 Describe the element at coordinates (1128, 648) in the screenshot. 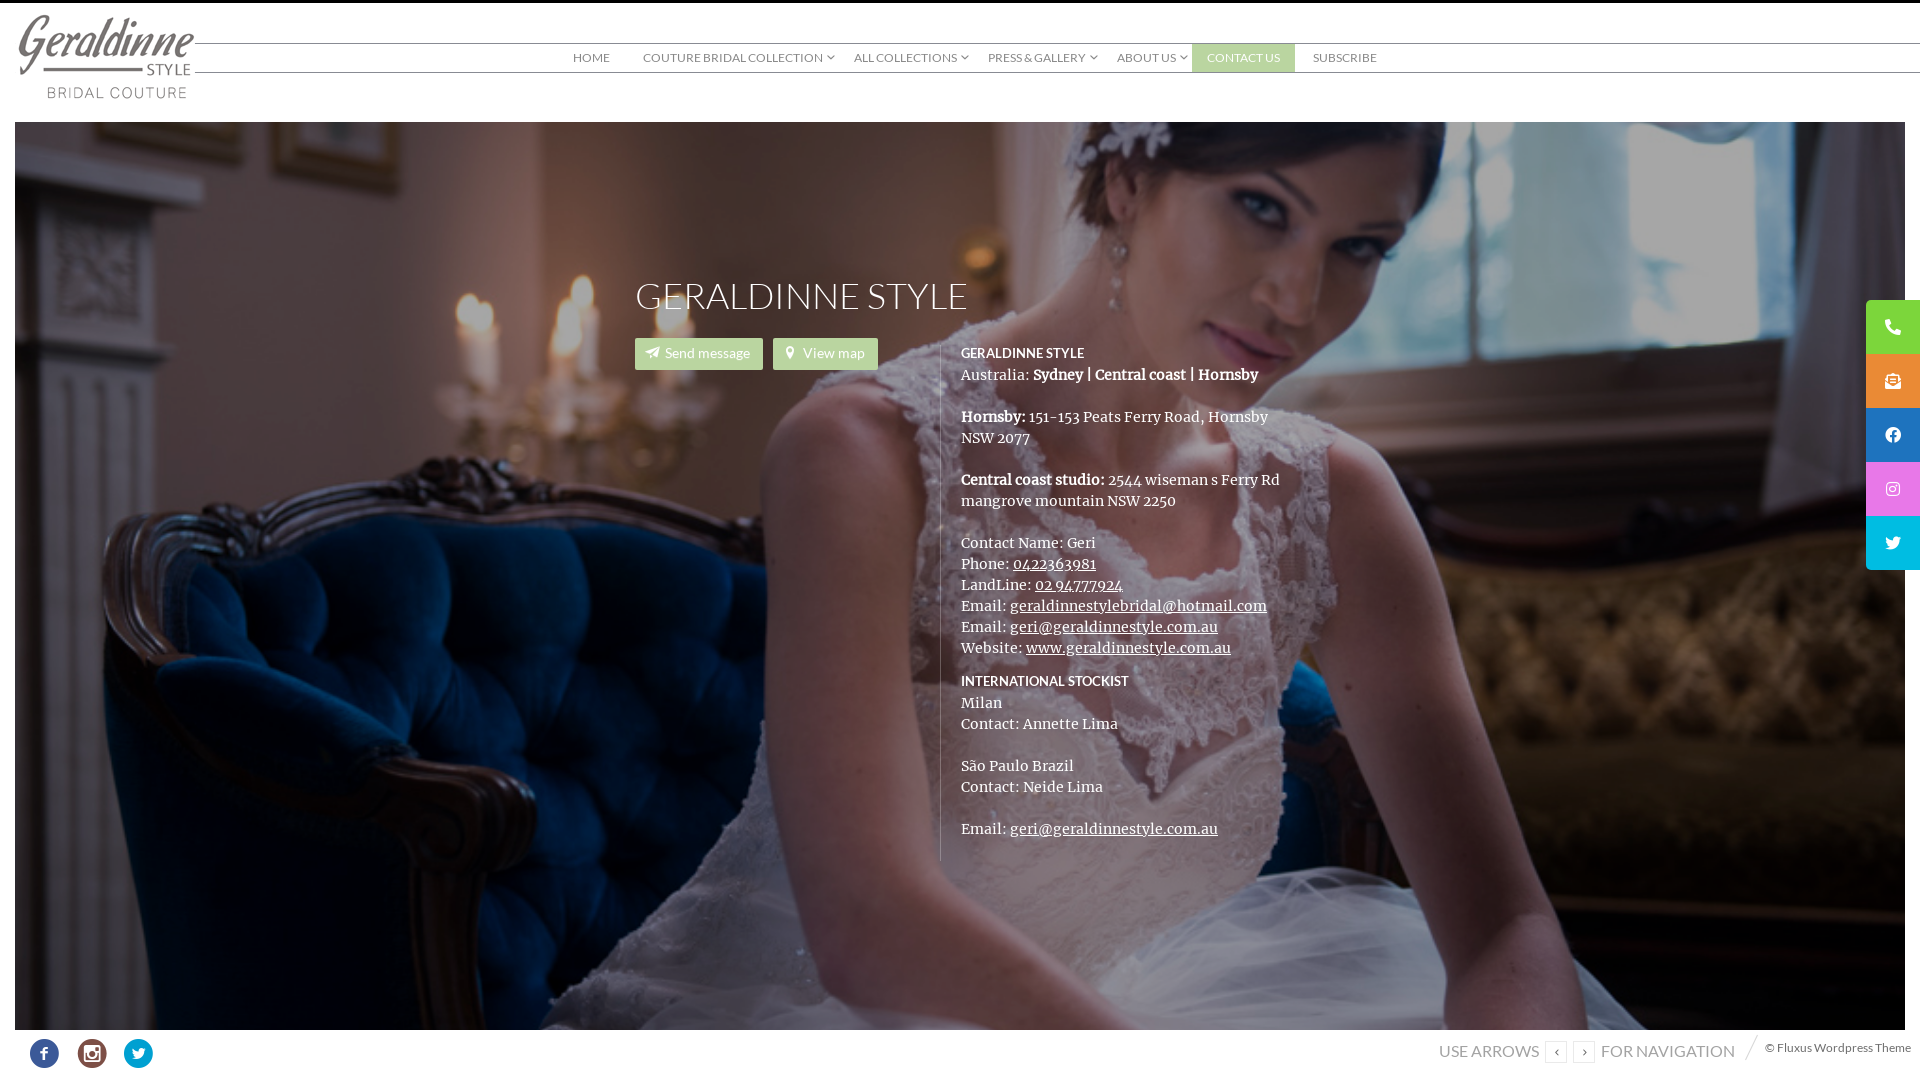

I see `'www.geraldinnestyle.com.au'` at that location.